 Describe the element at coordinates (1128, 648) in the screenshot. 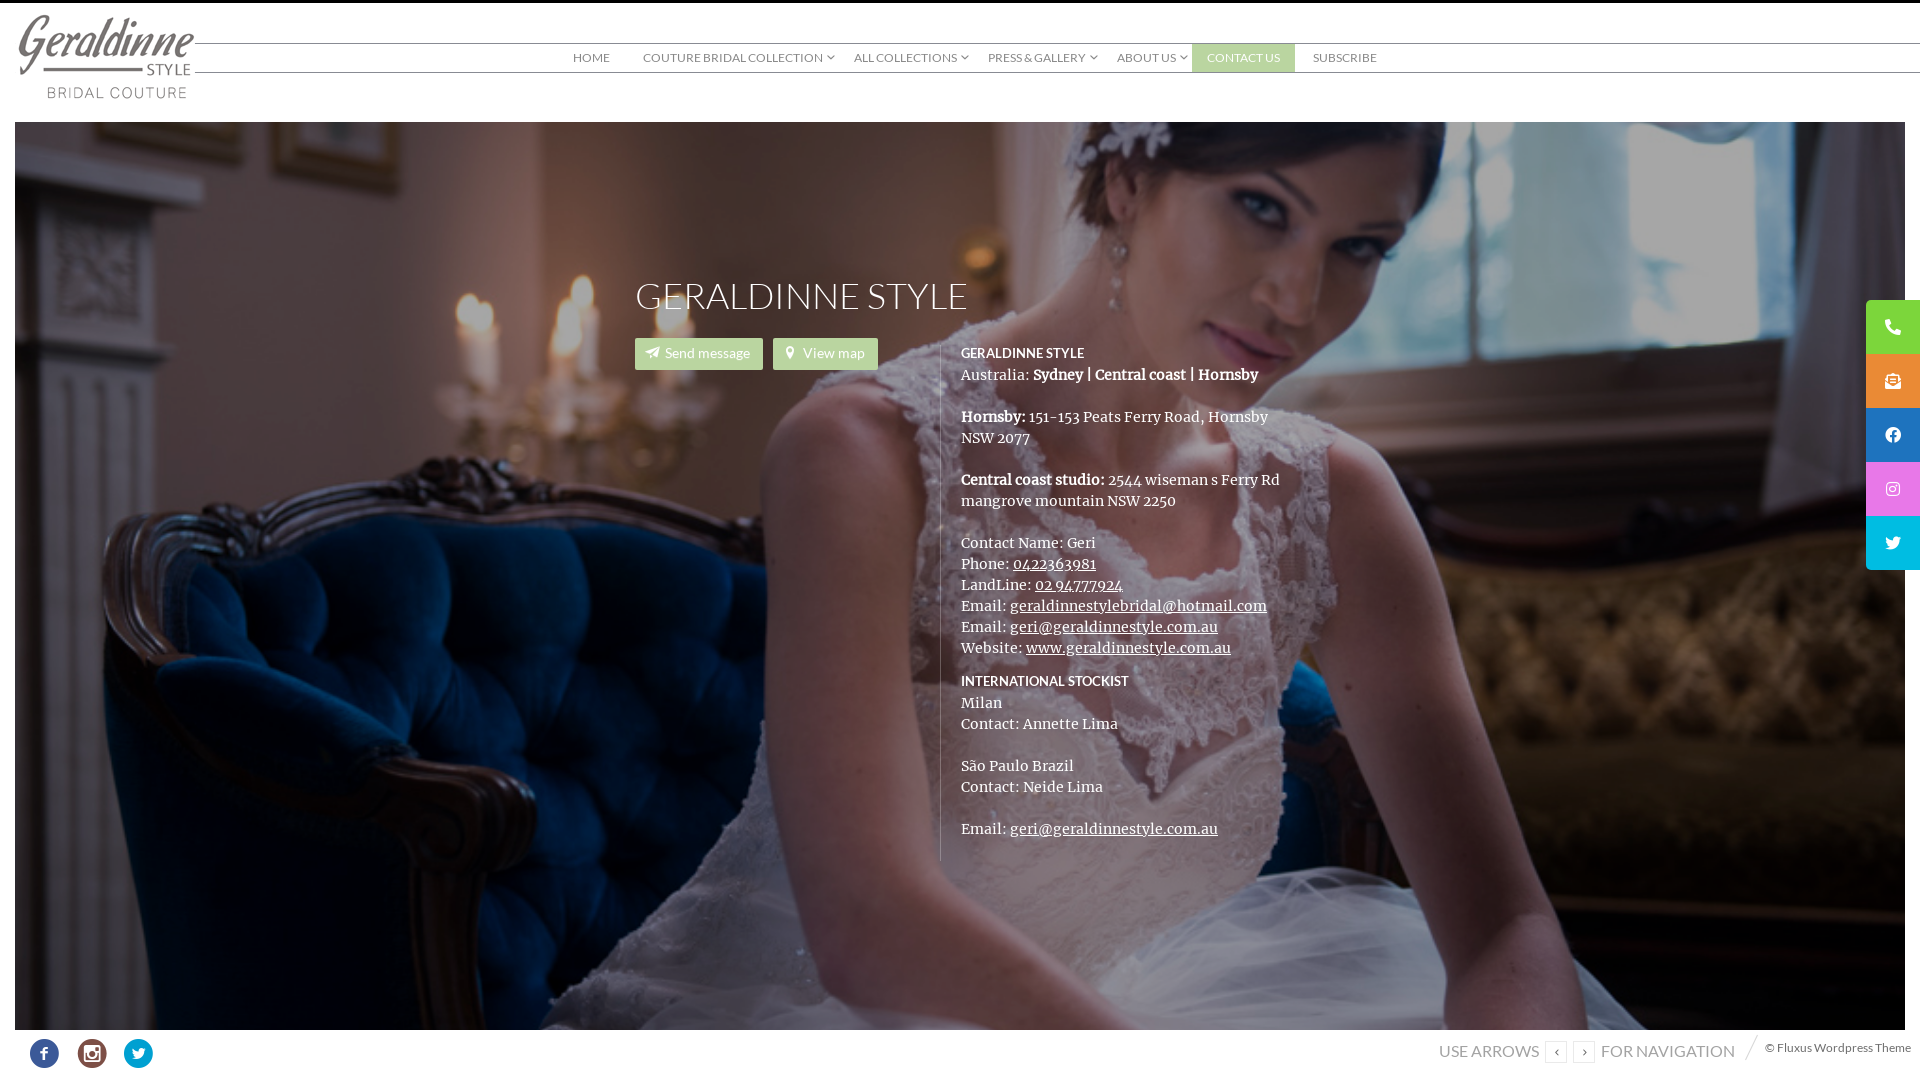

I see `'www.geraldinnestyle.com.au'` at that location.